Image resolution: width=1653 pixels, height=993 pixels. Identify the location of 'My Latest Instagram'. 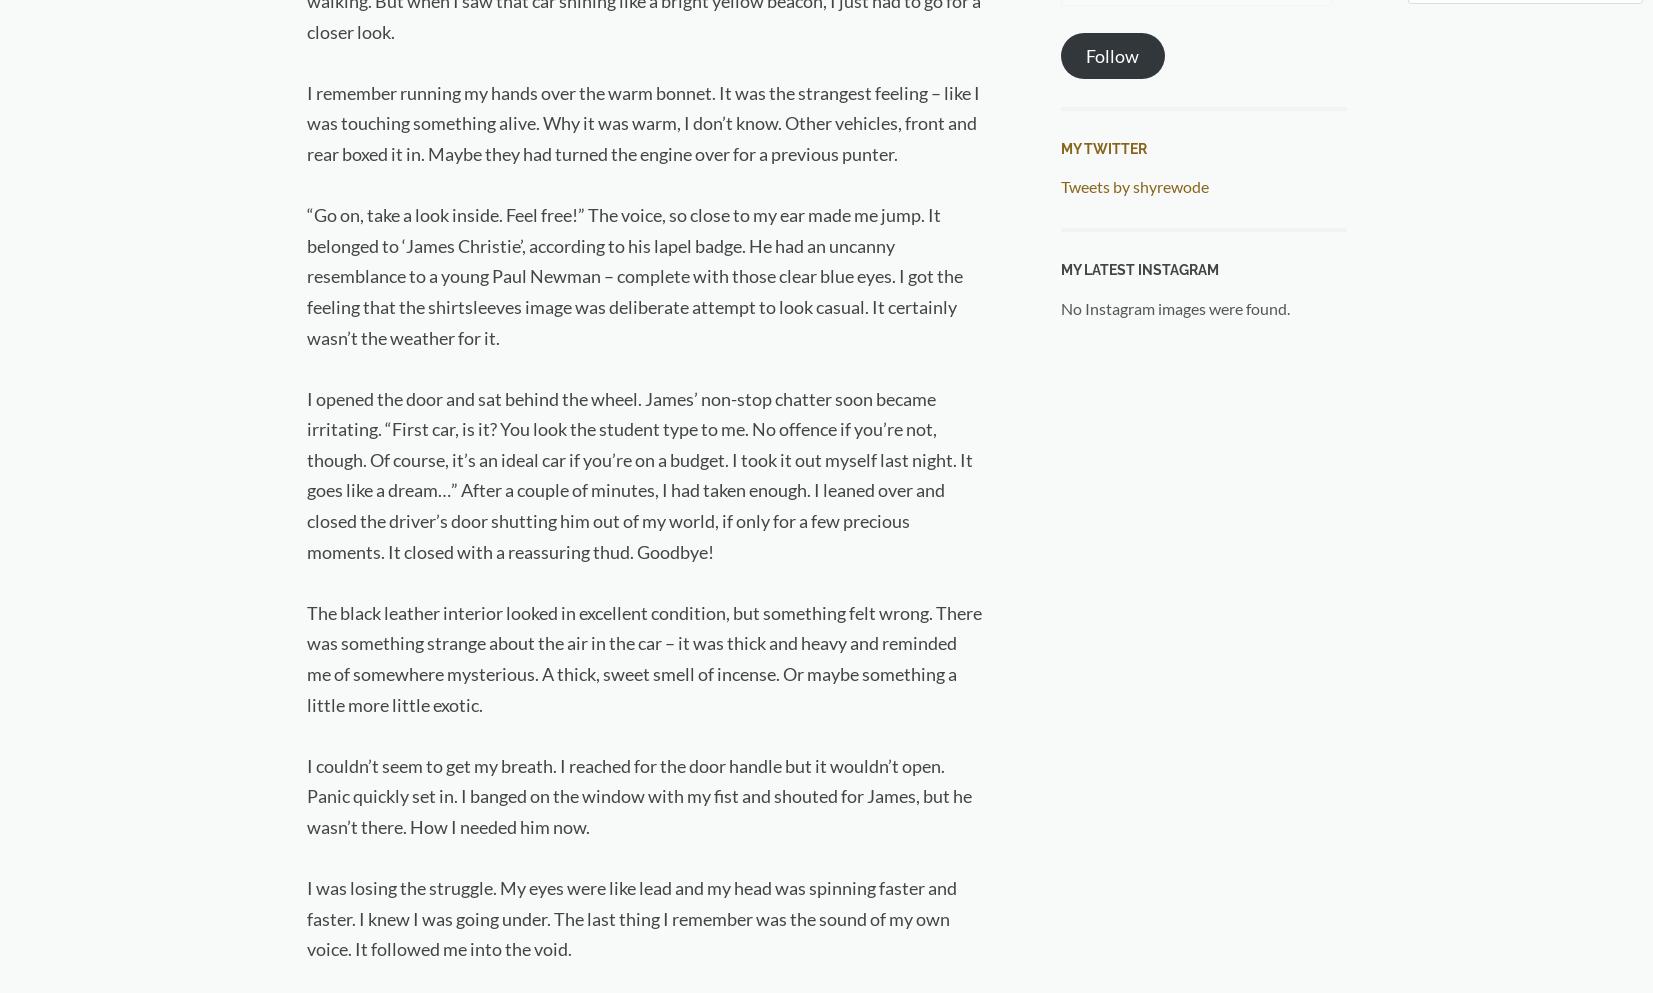
(1060, 269).